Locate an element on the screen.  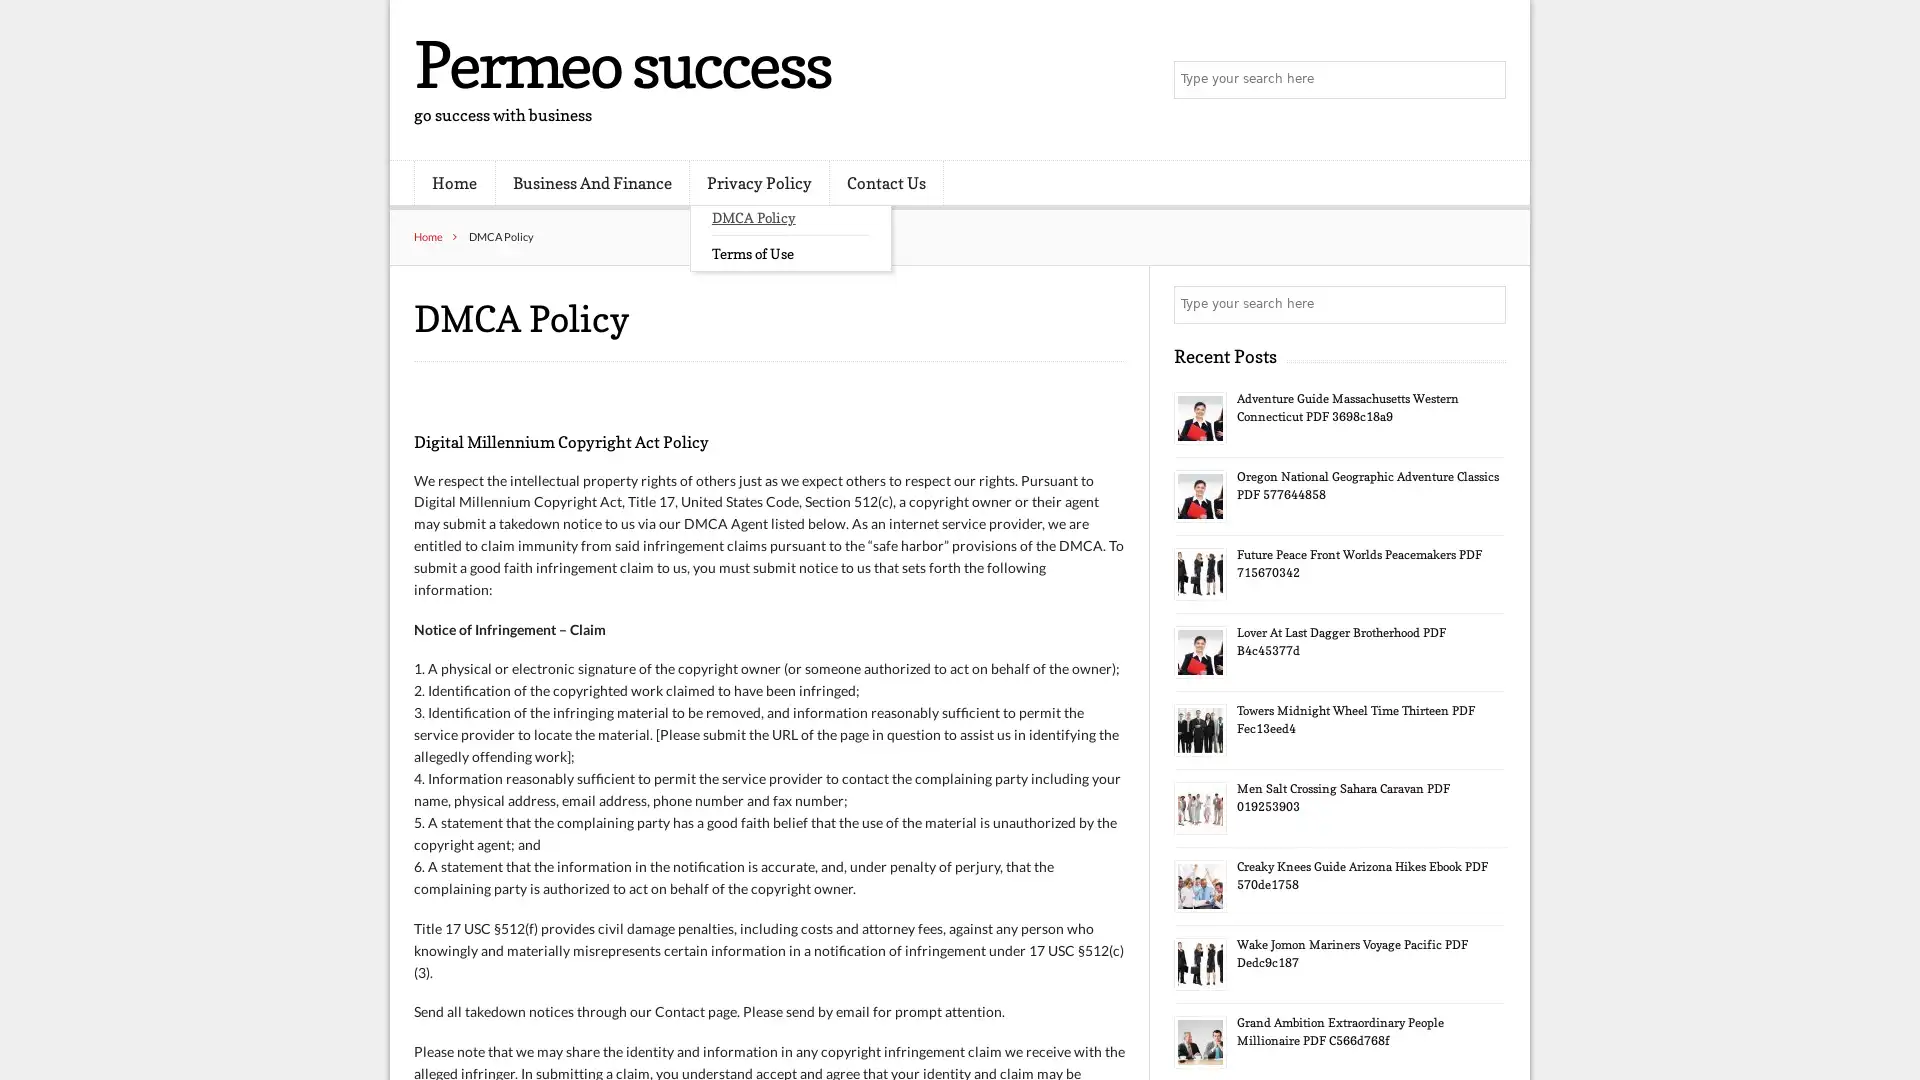
Search is located at coordinates (1485, 304).